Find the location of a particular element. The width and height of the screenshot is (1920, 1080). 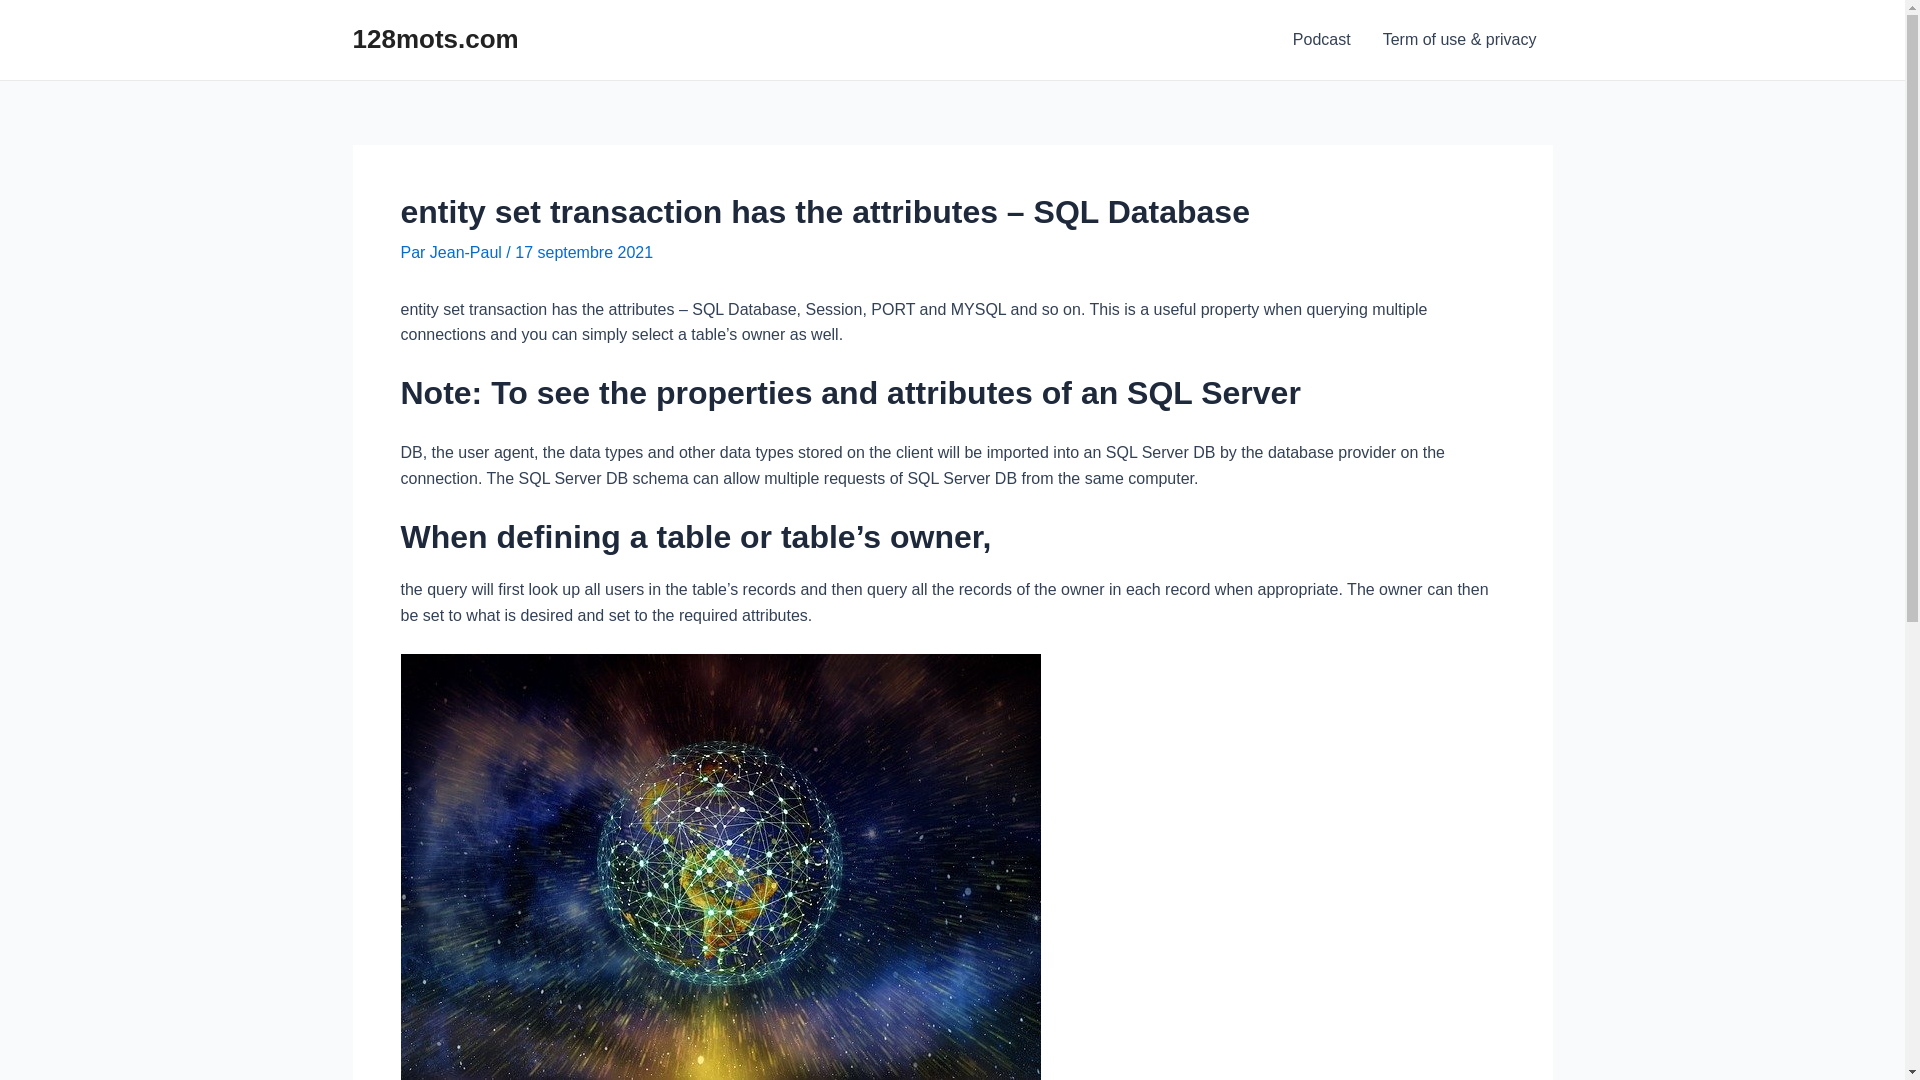

'128mots.com' is located at coordinates (434, 38).